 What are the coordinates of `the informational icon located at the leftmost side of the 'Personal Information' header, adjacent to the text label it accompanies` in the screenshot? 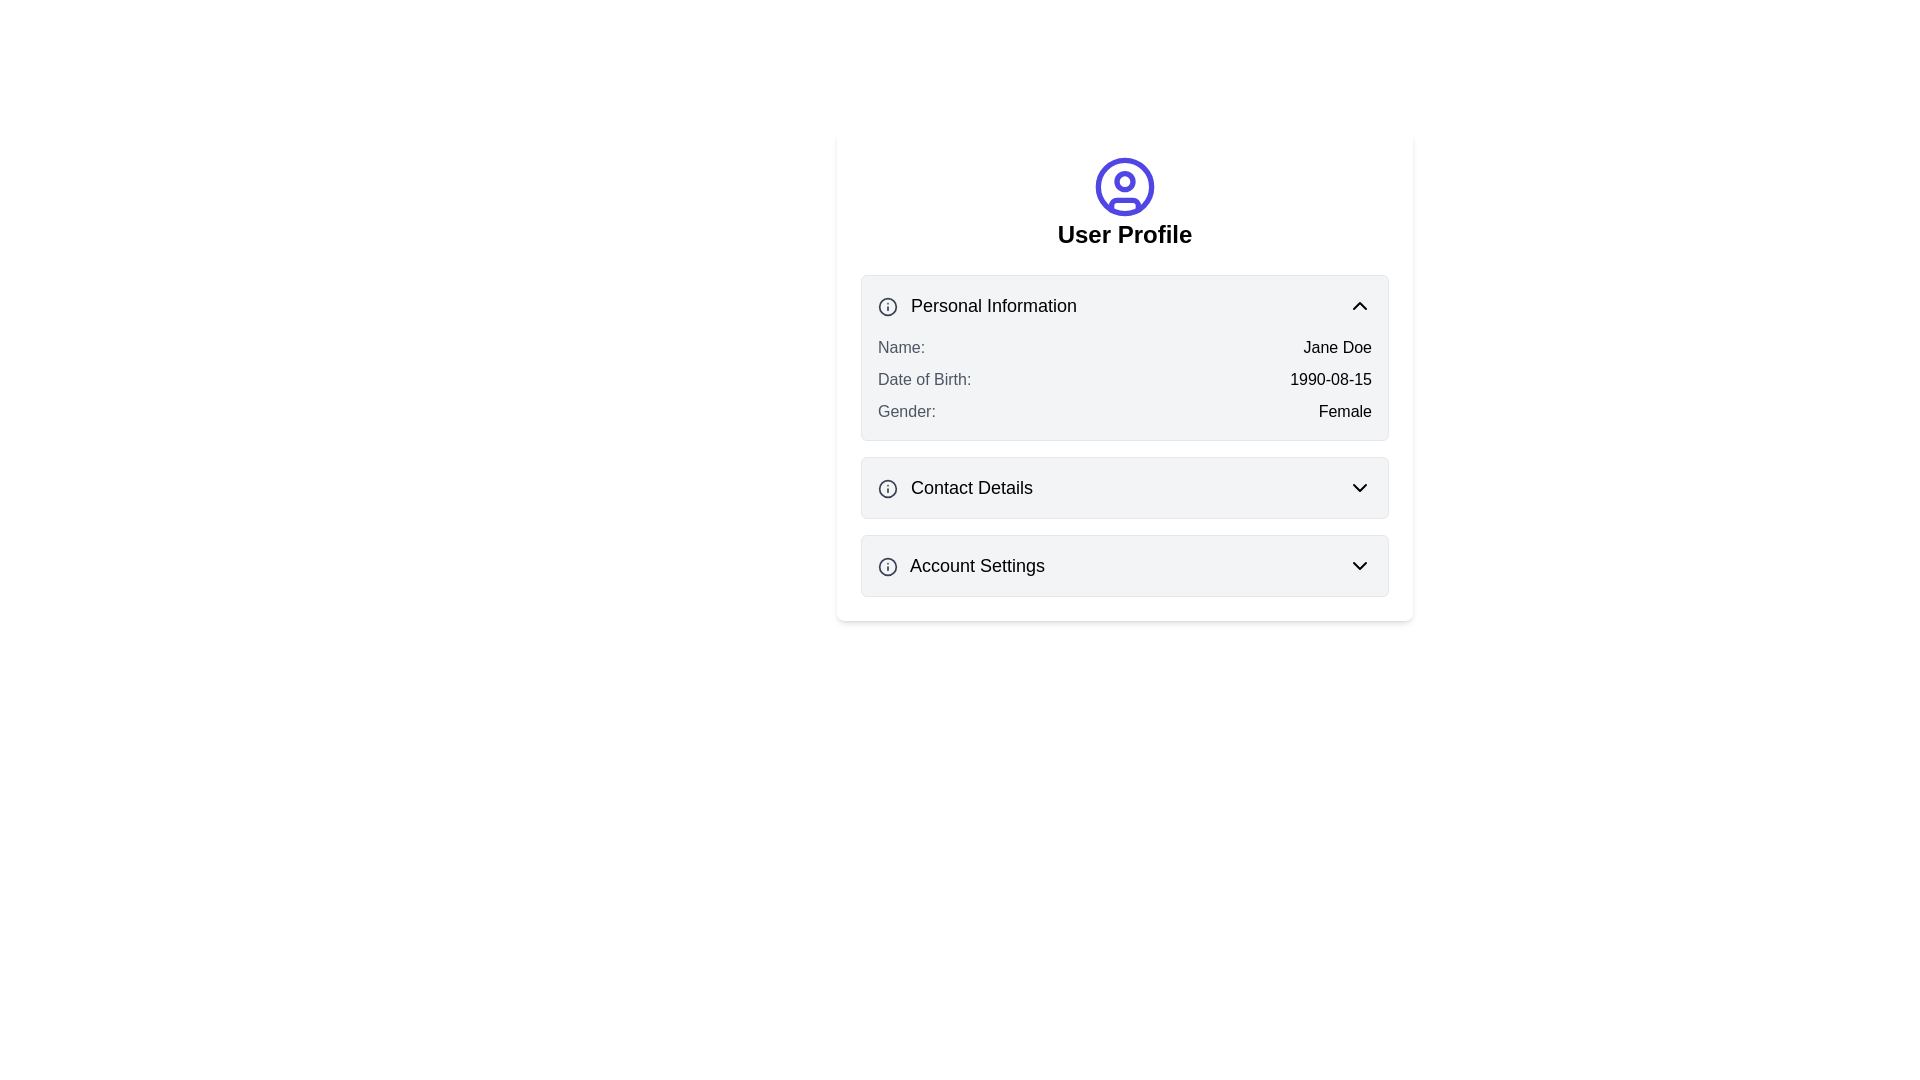 It's located at (887, 307).